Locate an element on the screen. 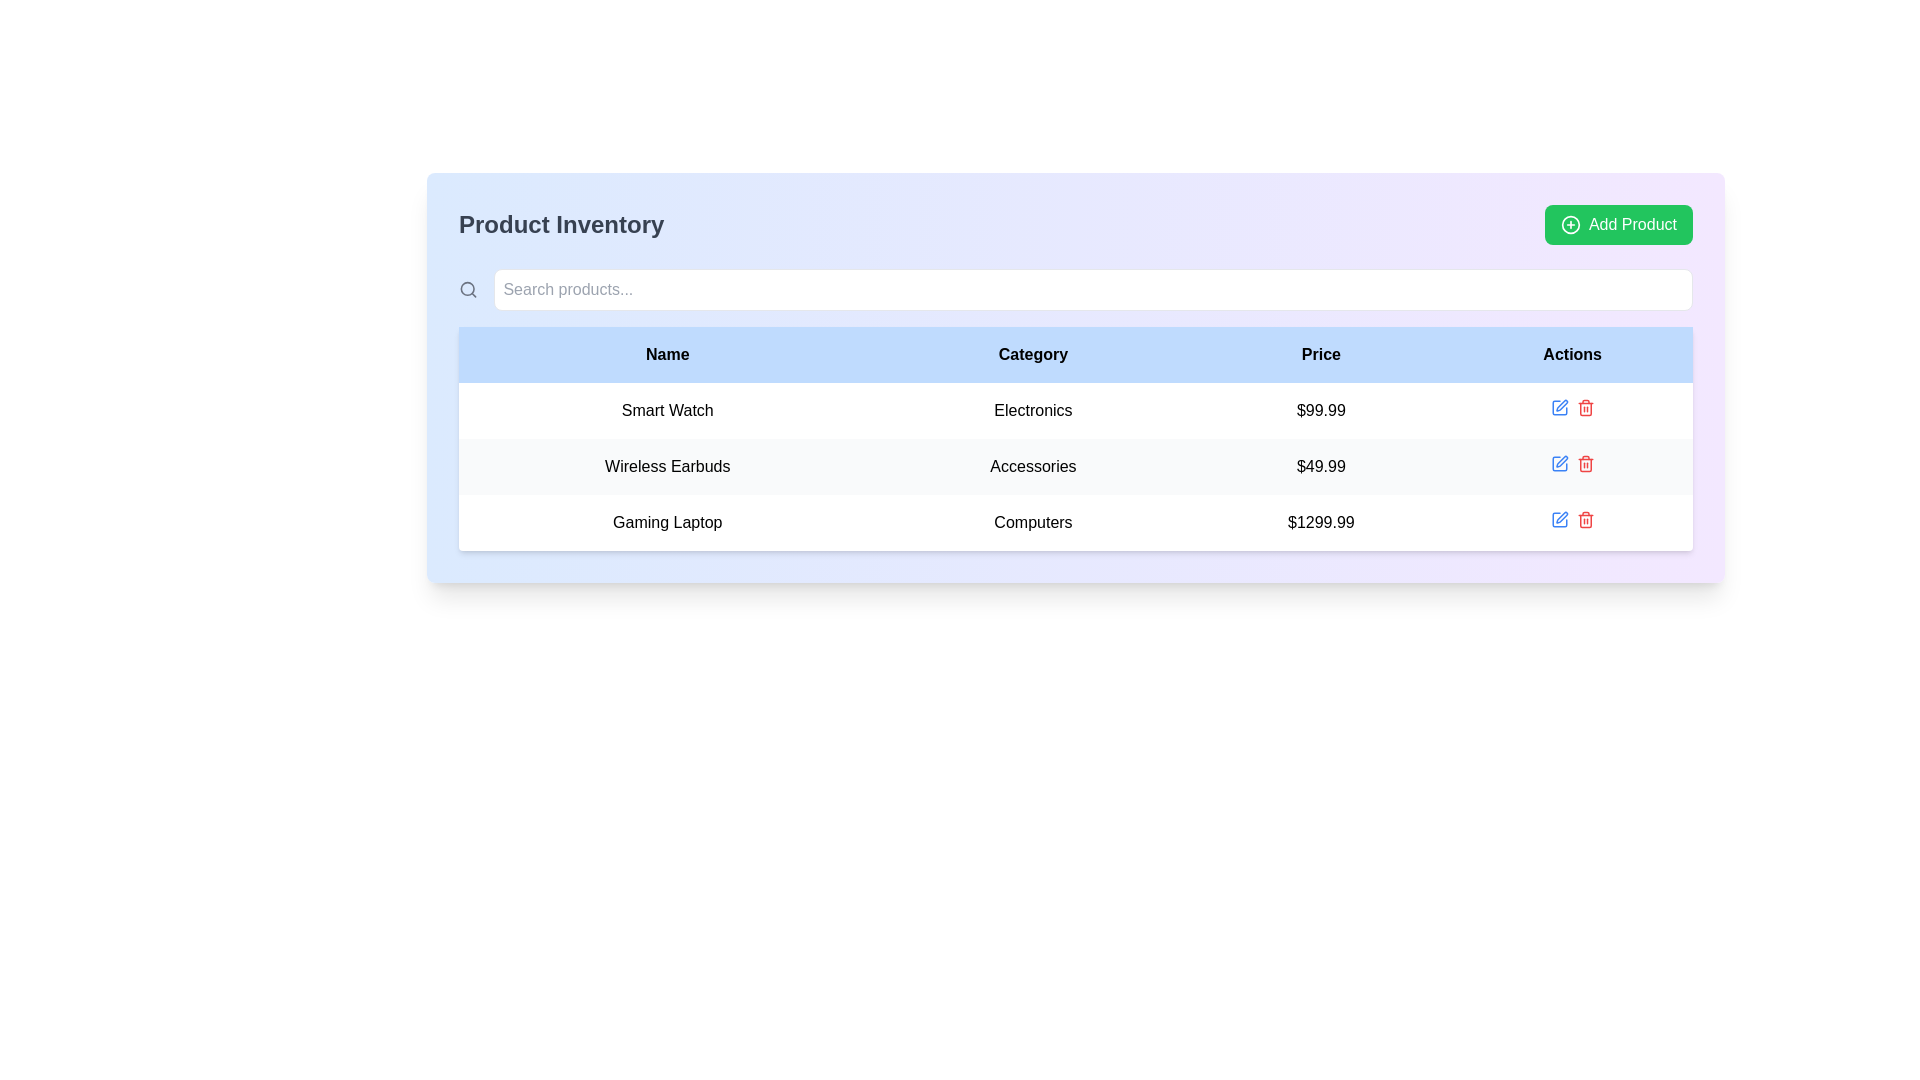 The width and height of the screenshot is (1920, 1080). the red trash bin icon button located in the 'Actions' column next to the edit icon for the 'Gaming Laptop' item is located at coordinates (1584, 519).